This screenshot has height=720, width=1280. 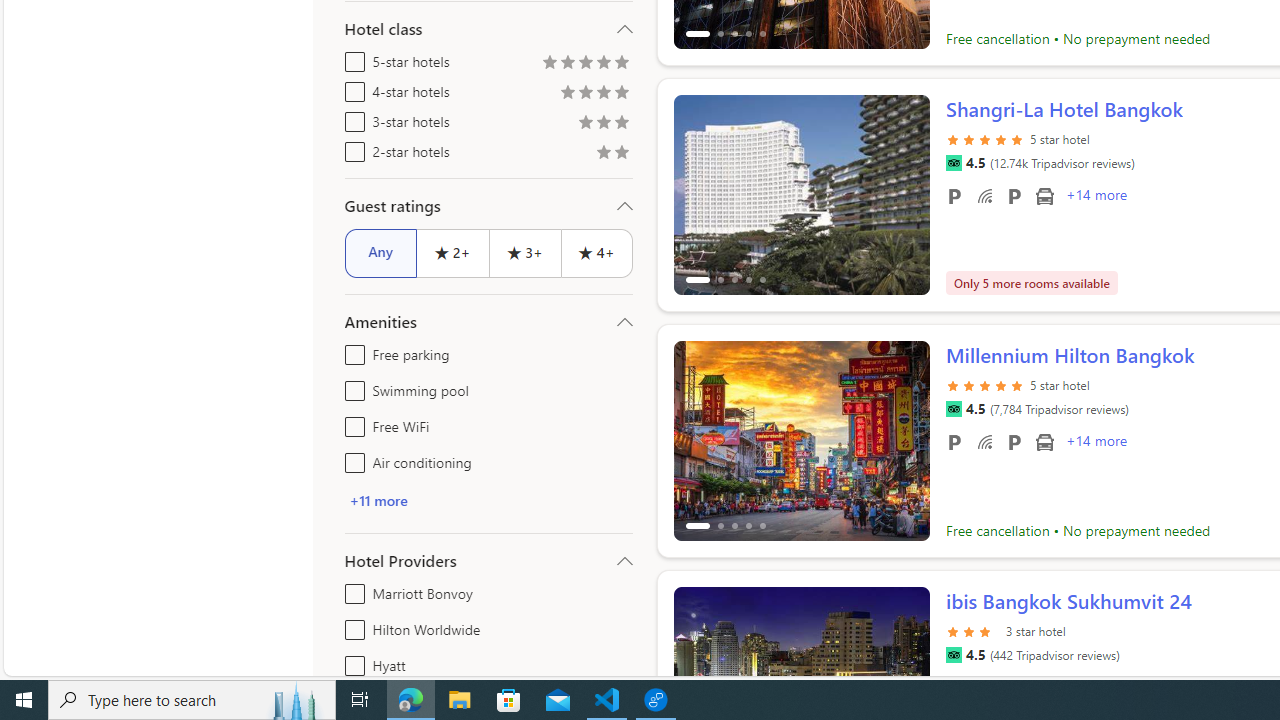 What do you see at coordinates (351, 662) in the screenshot?
I see `'Hyatt'` at bounding box center [351, 662].